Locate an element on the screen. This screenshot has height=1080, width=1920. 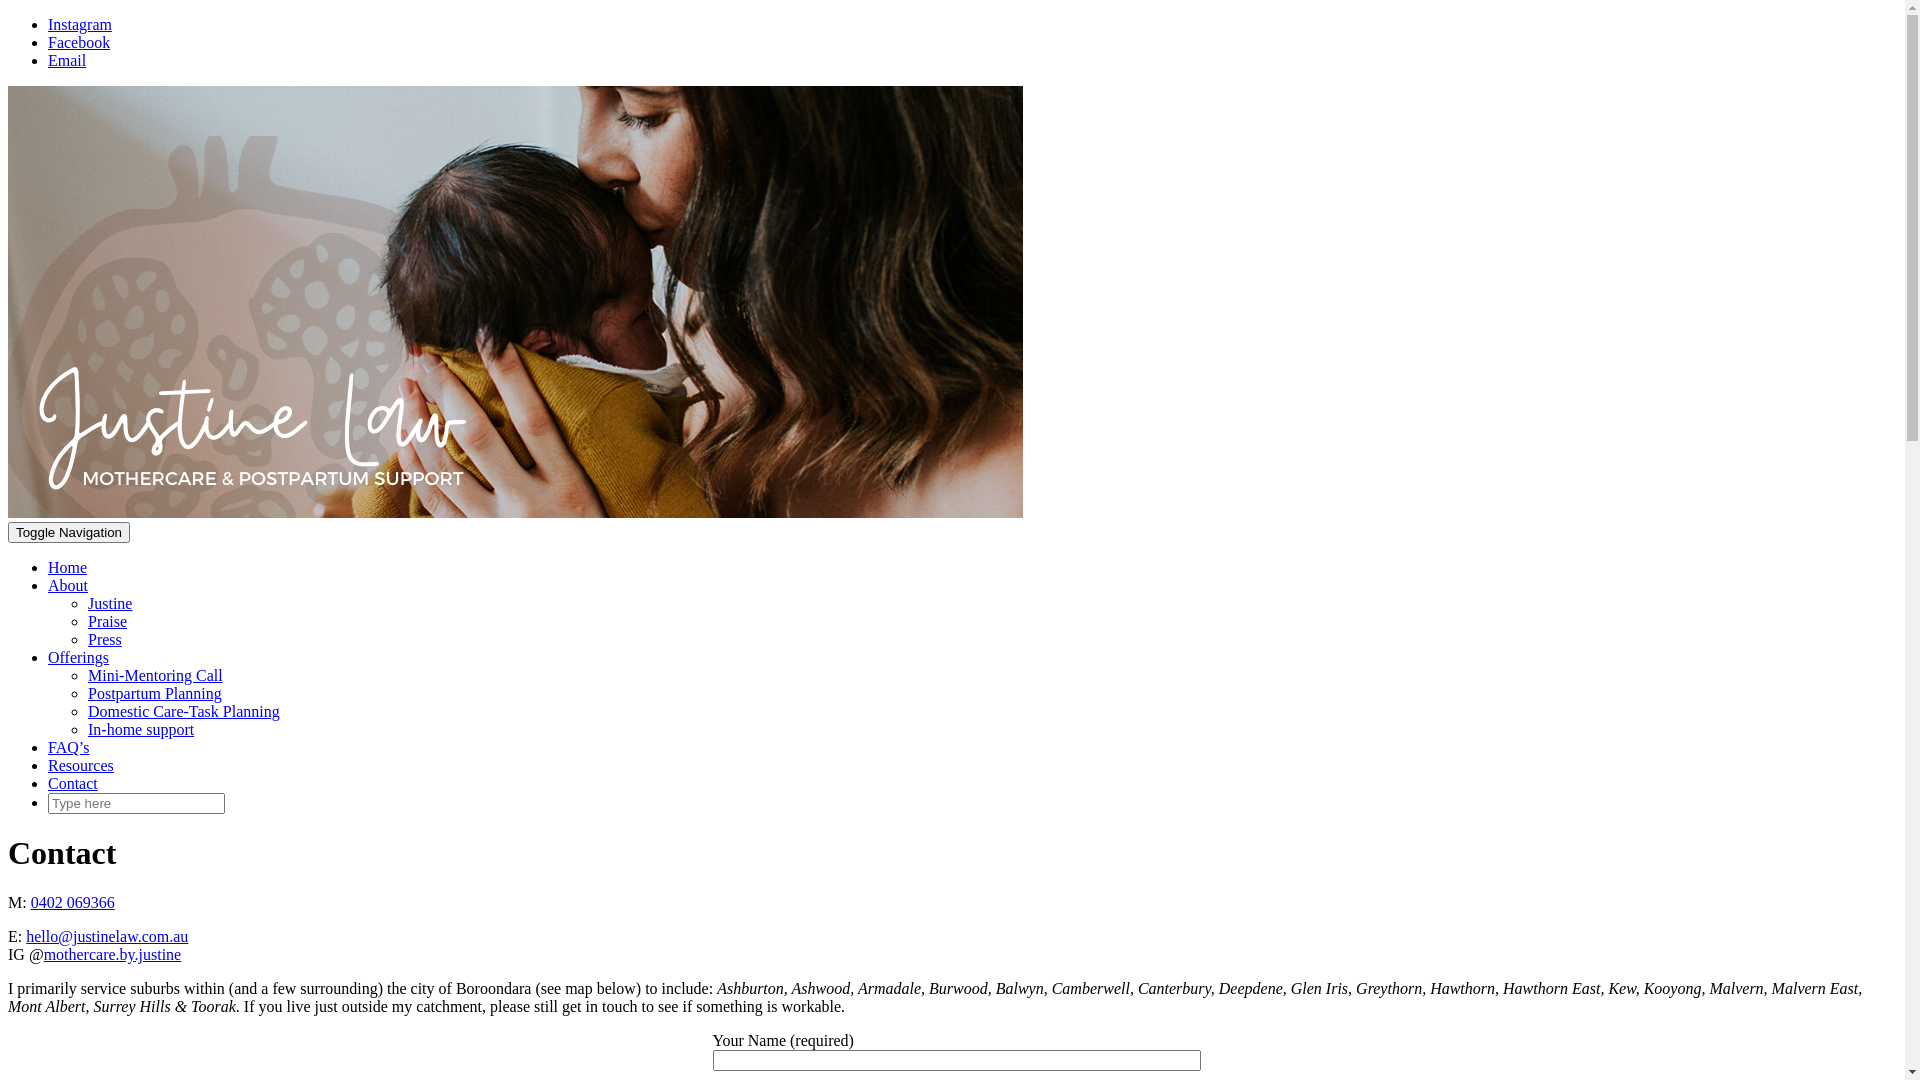
'Instagram' is located at coordinates (80, 24).